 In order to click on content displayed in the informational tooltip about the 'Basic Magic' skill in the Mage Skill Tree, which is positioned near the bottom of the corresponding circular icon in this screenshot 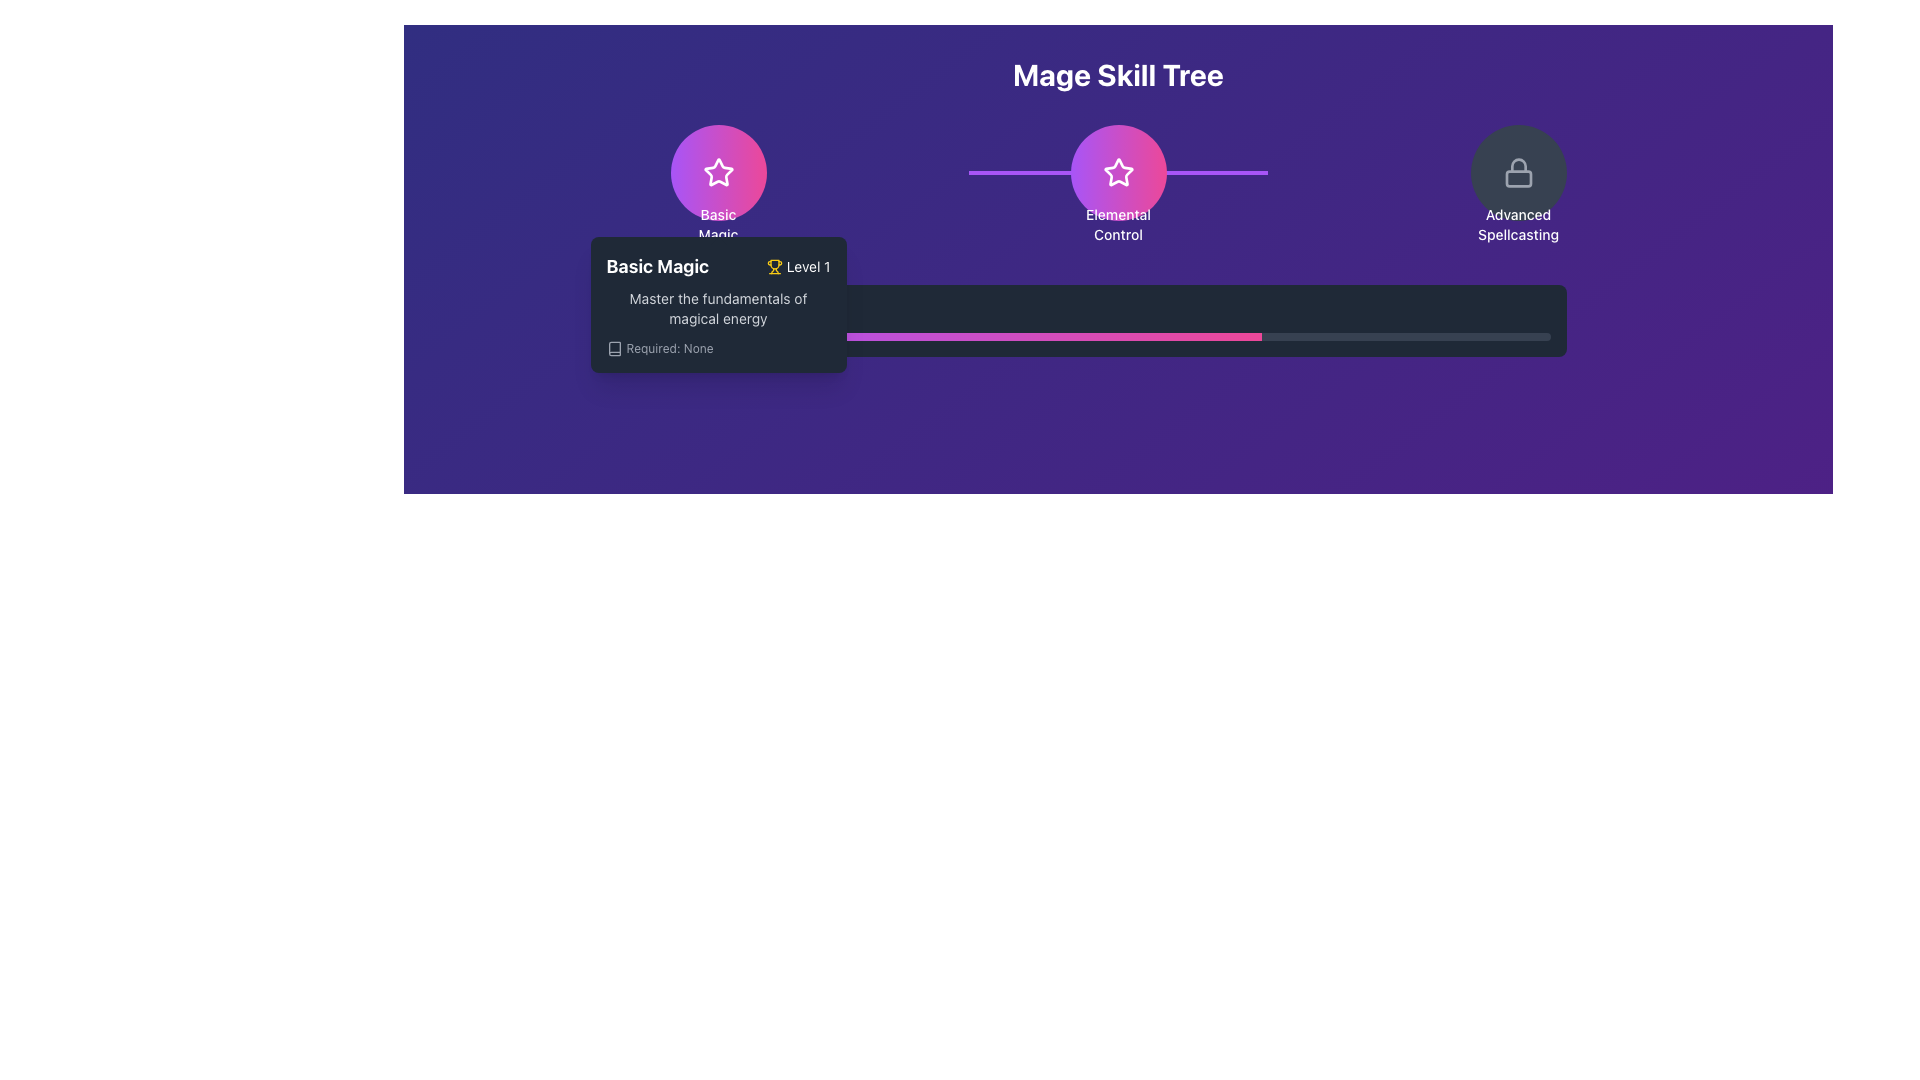, I will do `click(718, 304)`.